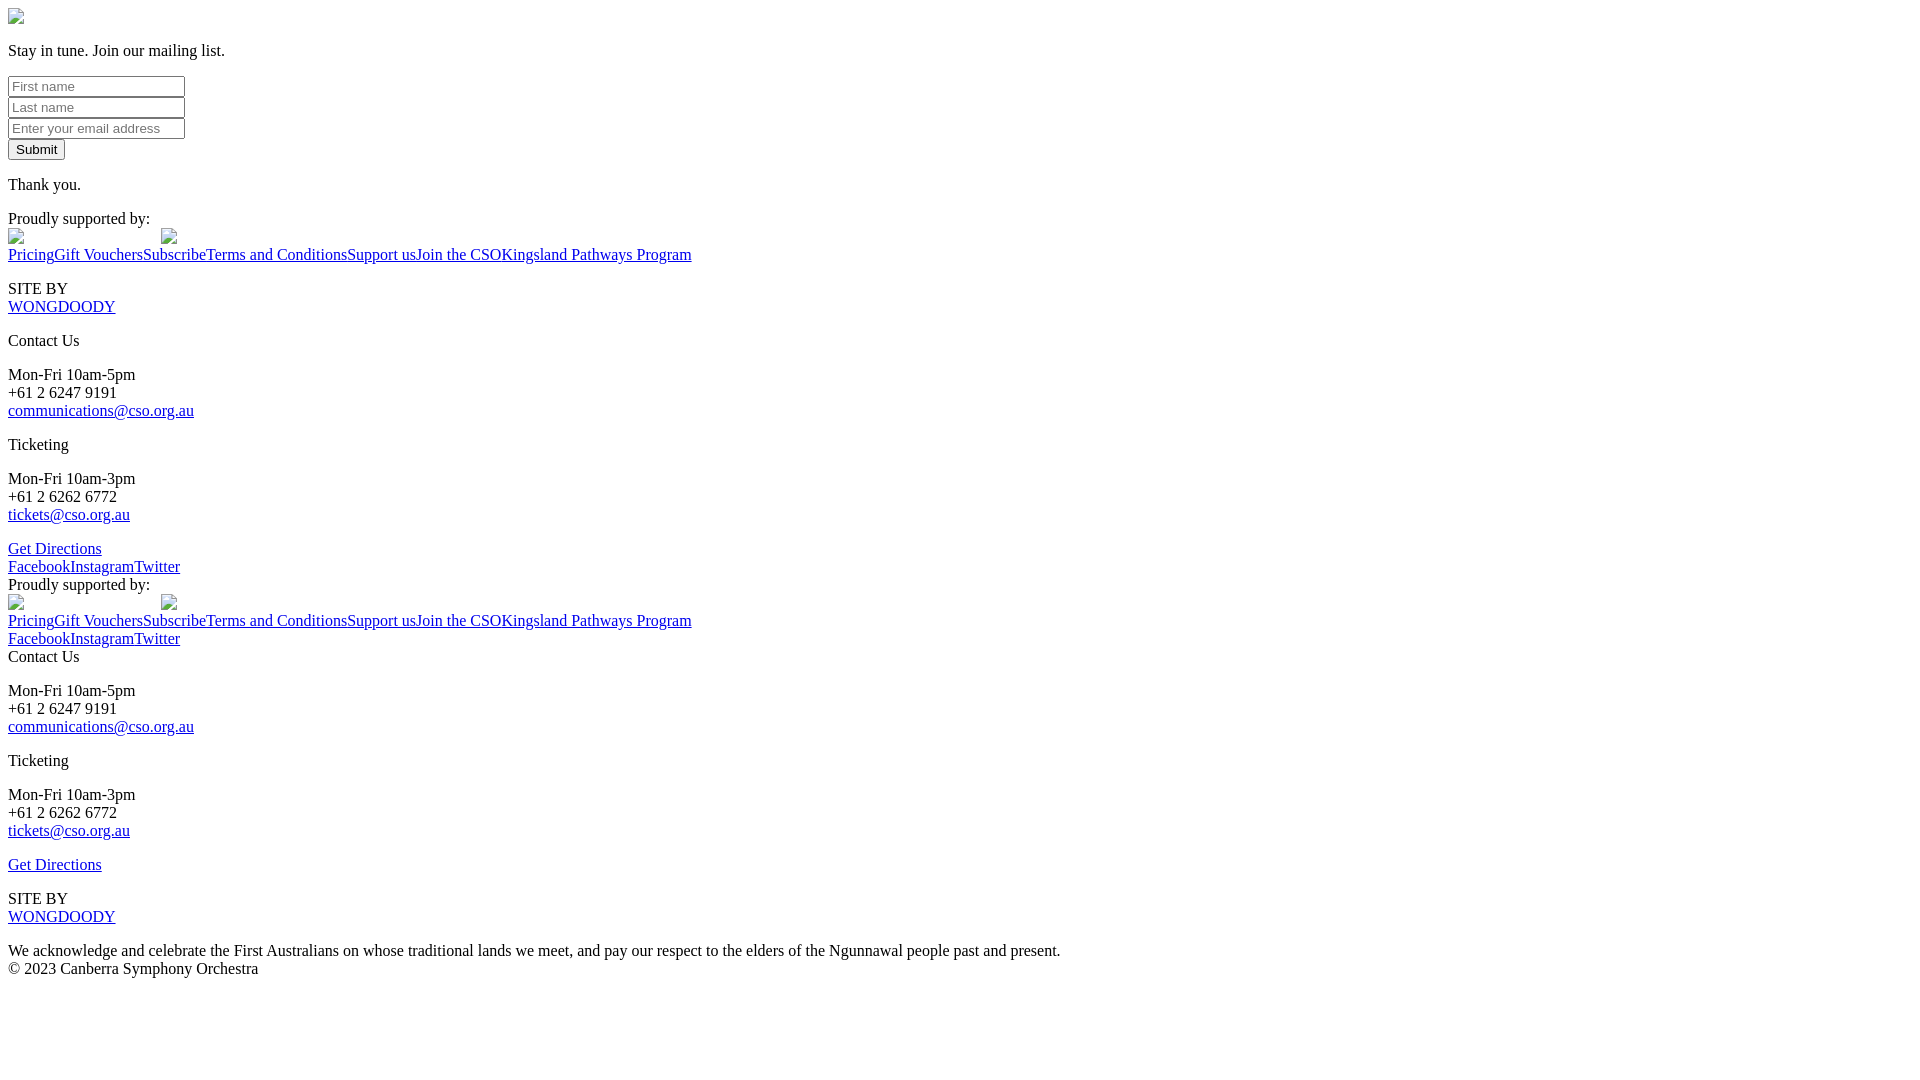  Describe the element at coordinates (100, 566) in the screenshot. I see `'Instagram'` at that location.